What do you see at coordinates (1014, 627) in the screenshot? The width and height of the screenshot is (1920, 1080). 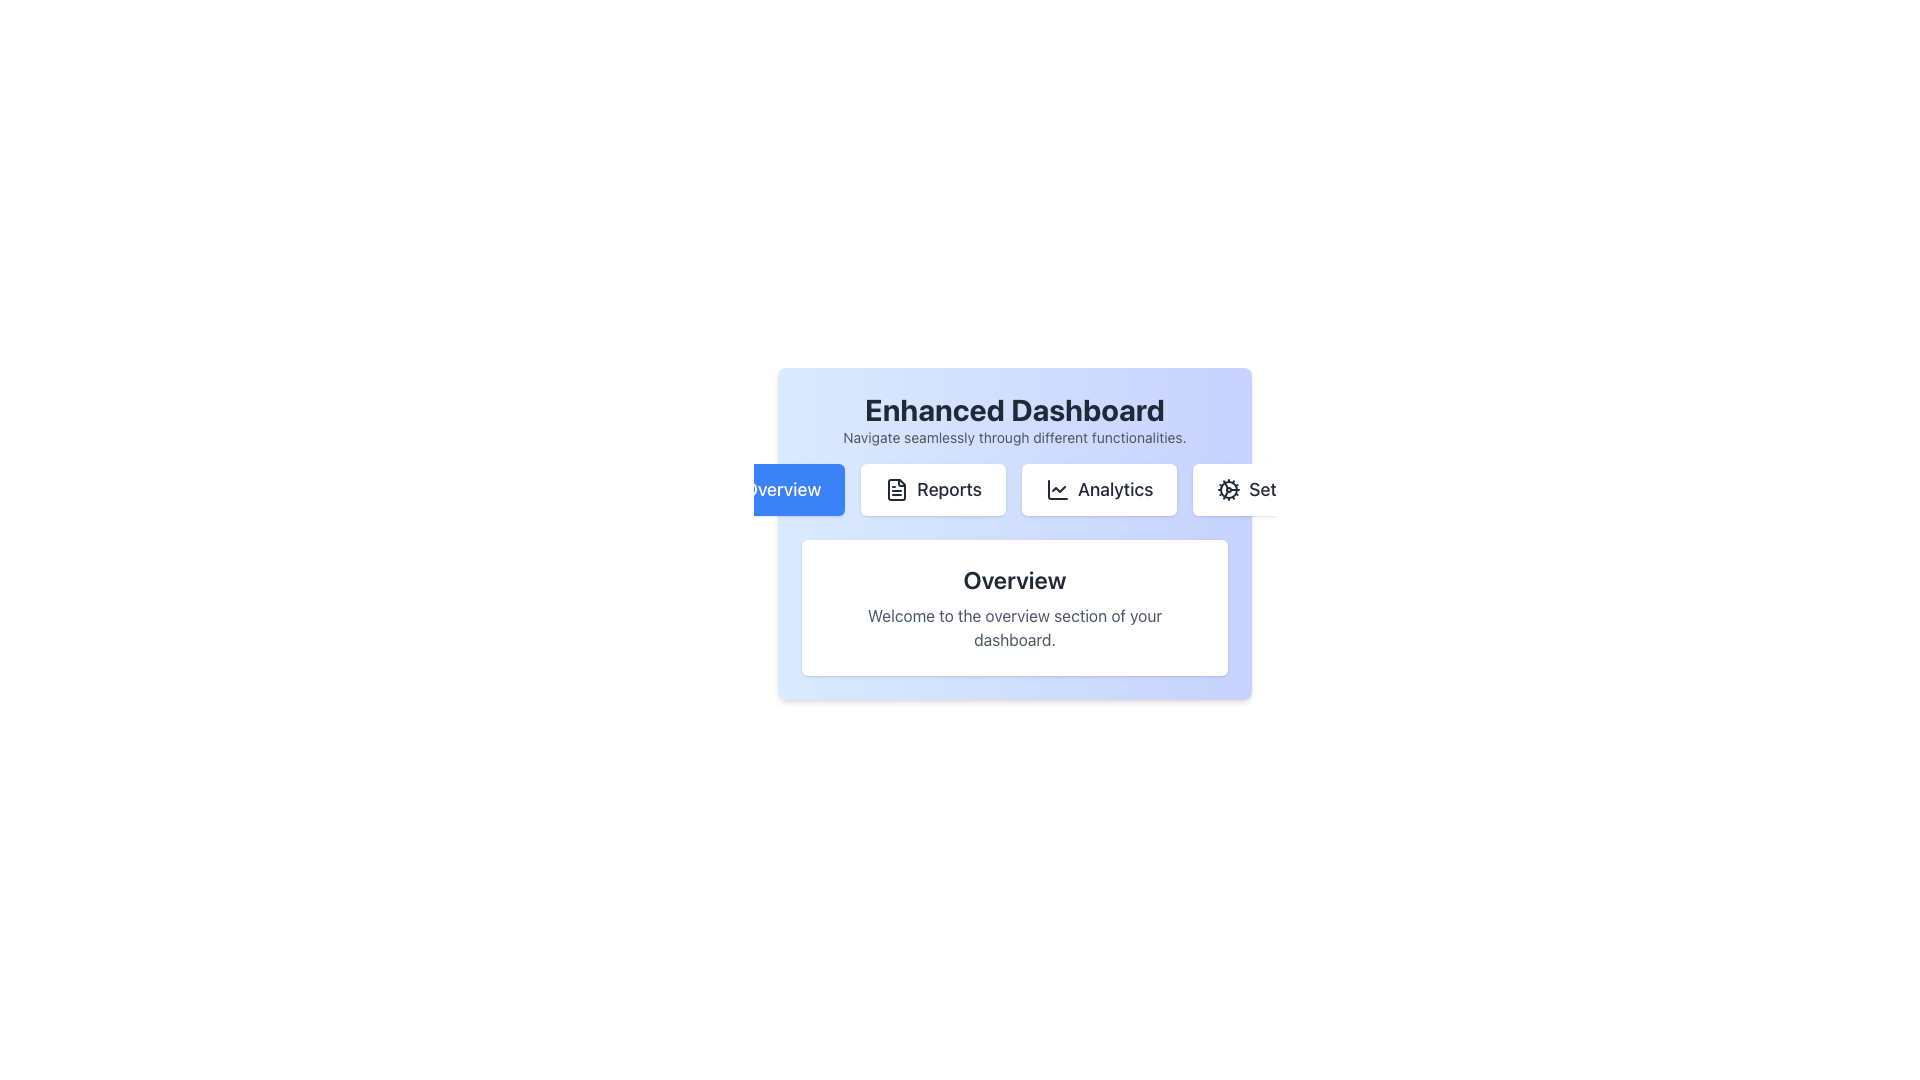 I see `the static text that reads 'Welcome to the overview section of your dashboard.' which is positioned below the title 'Overview'` at bounding box center [1014, 627].